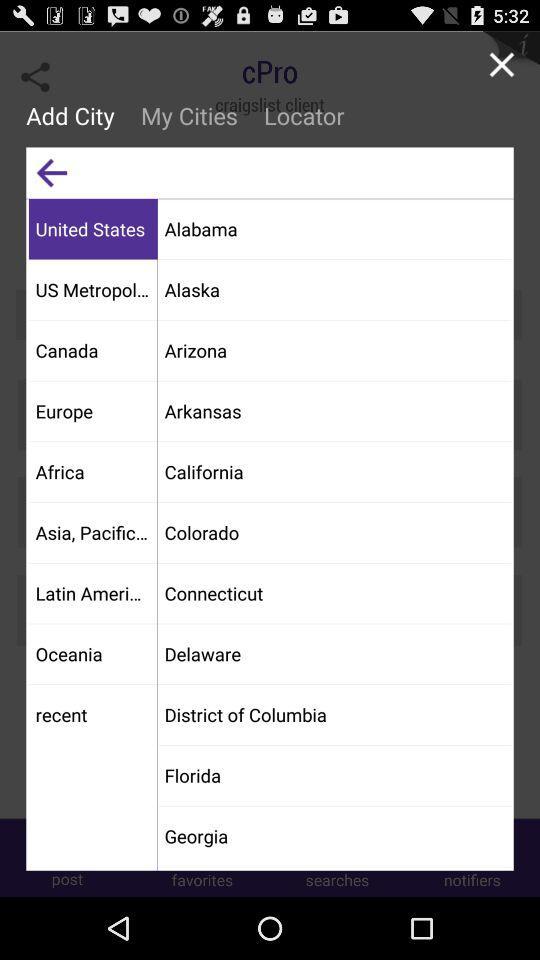 This screenshot has height=960, width=540. Describe the element at coordinates (334, 409) in the screenshot. I see `the arkansas icon` at that location.